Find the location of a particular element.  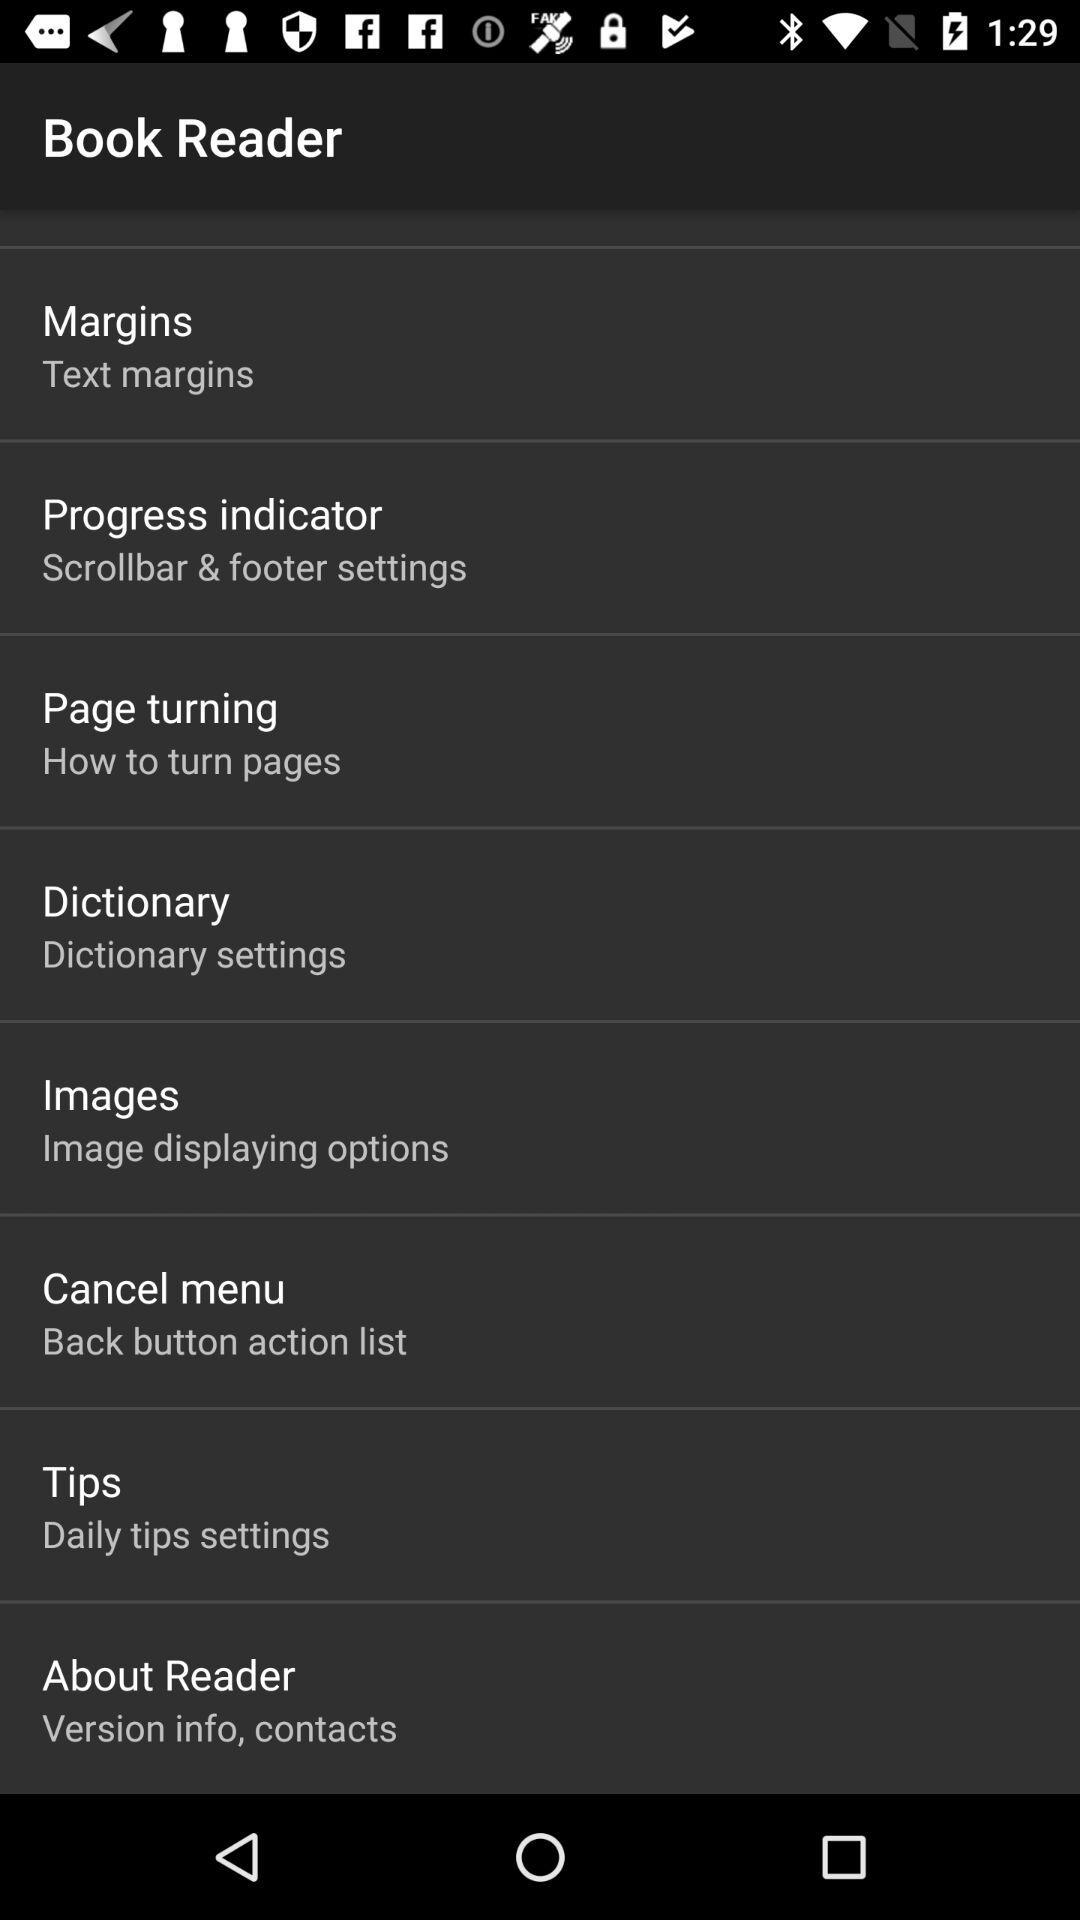

icon above dictionary app is located at coordinates (191, 758).